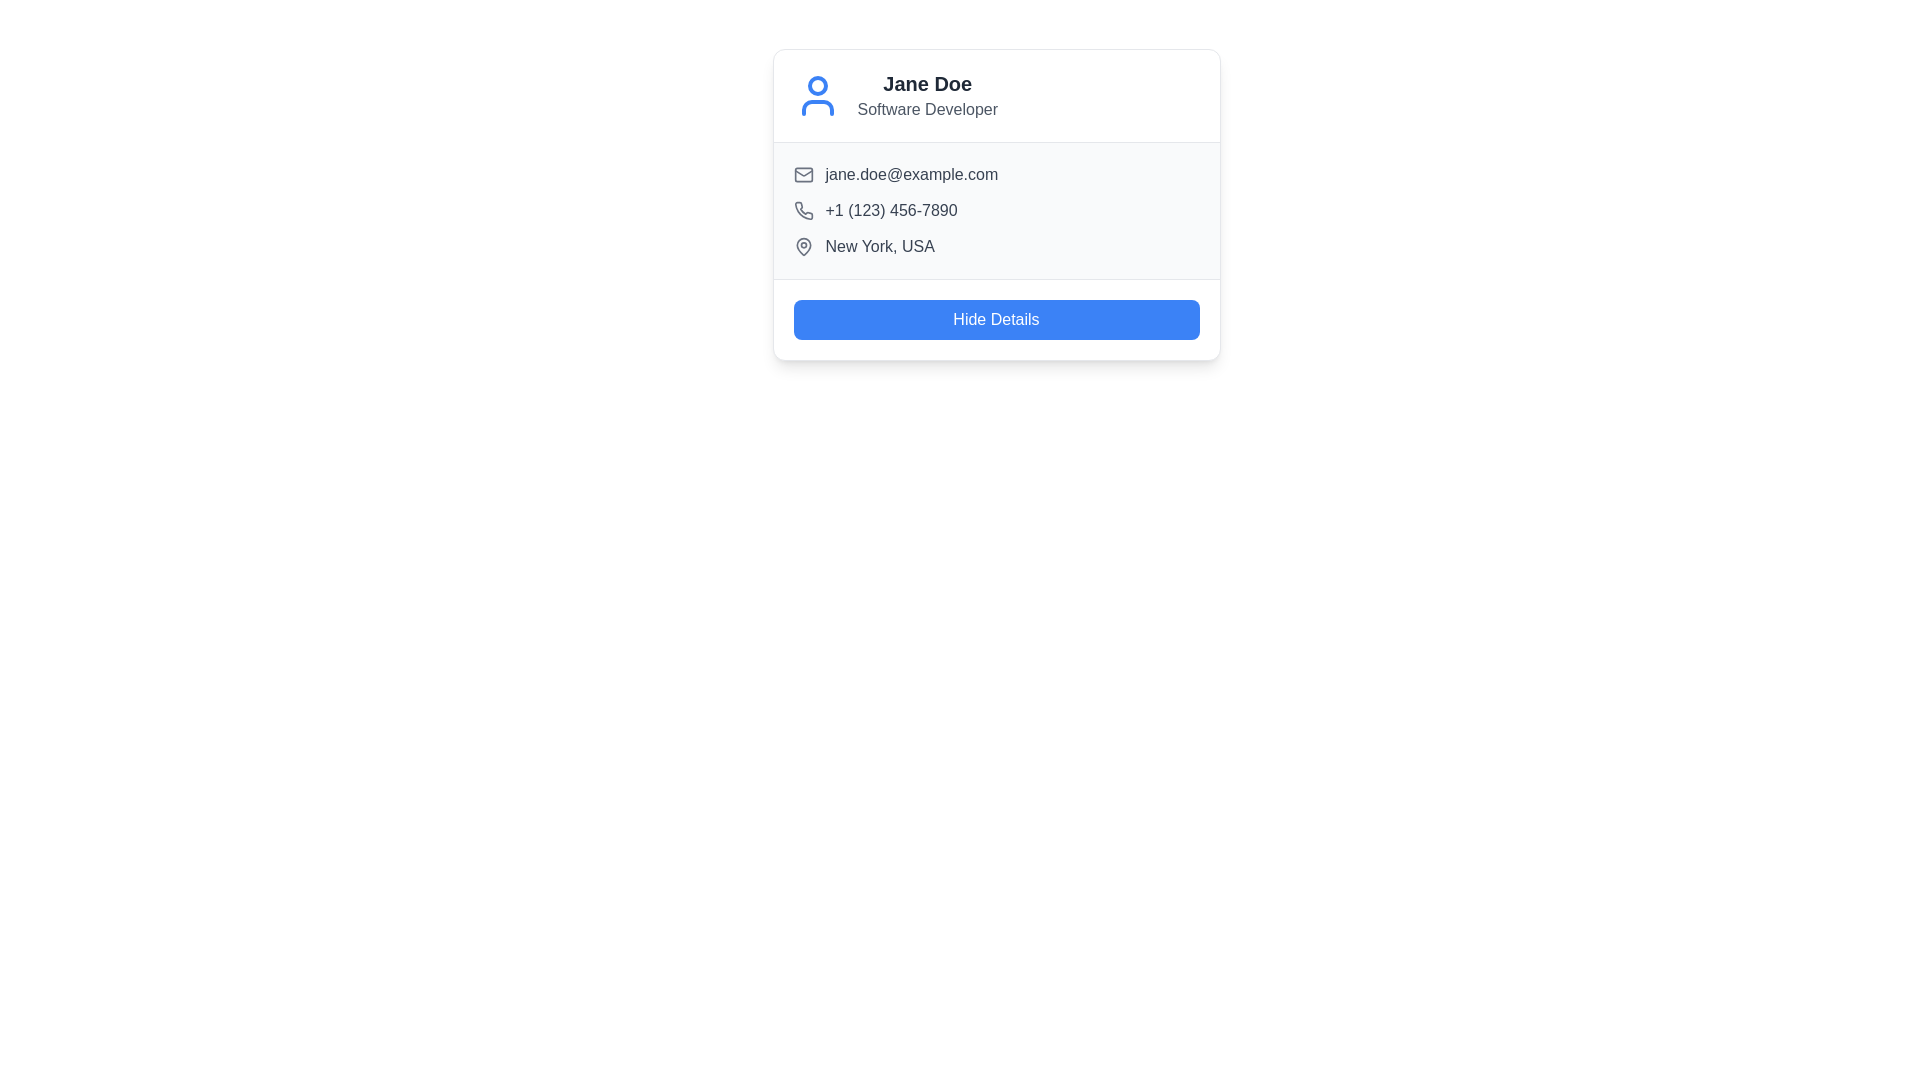 The image size is (1920, 1080). I want to click on the email icon that precedes the email address 'jane.doe@example.com' for context, so click(803, 173).